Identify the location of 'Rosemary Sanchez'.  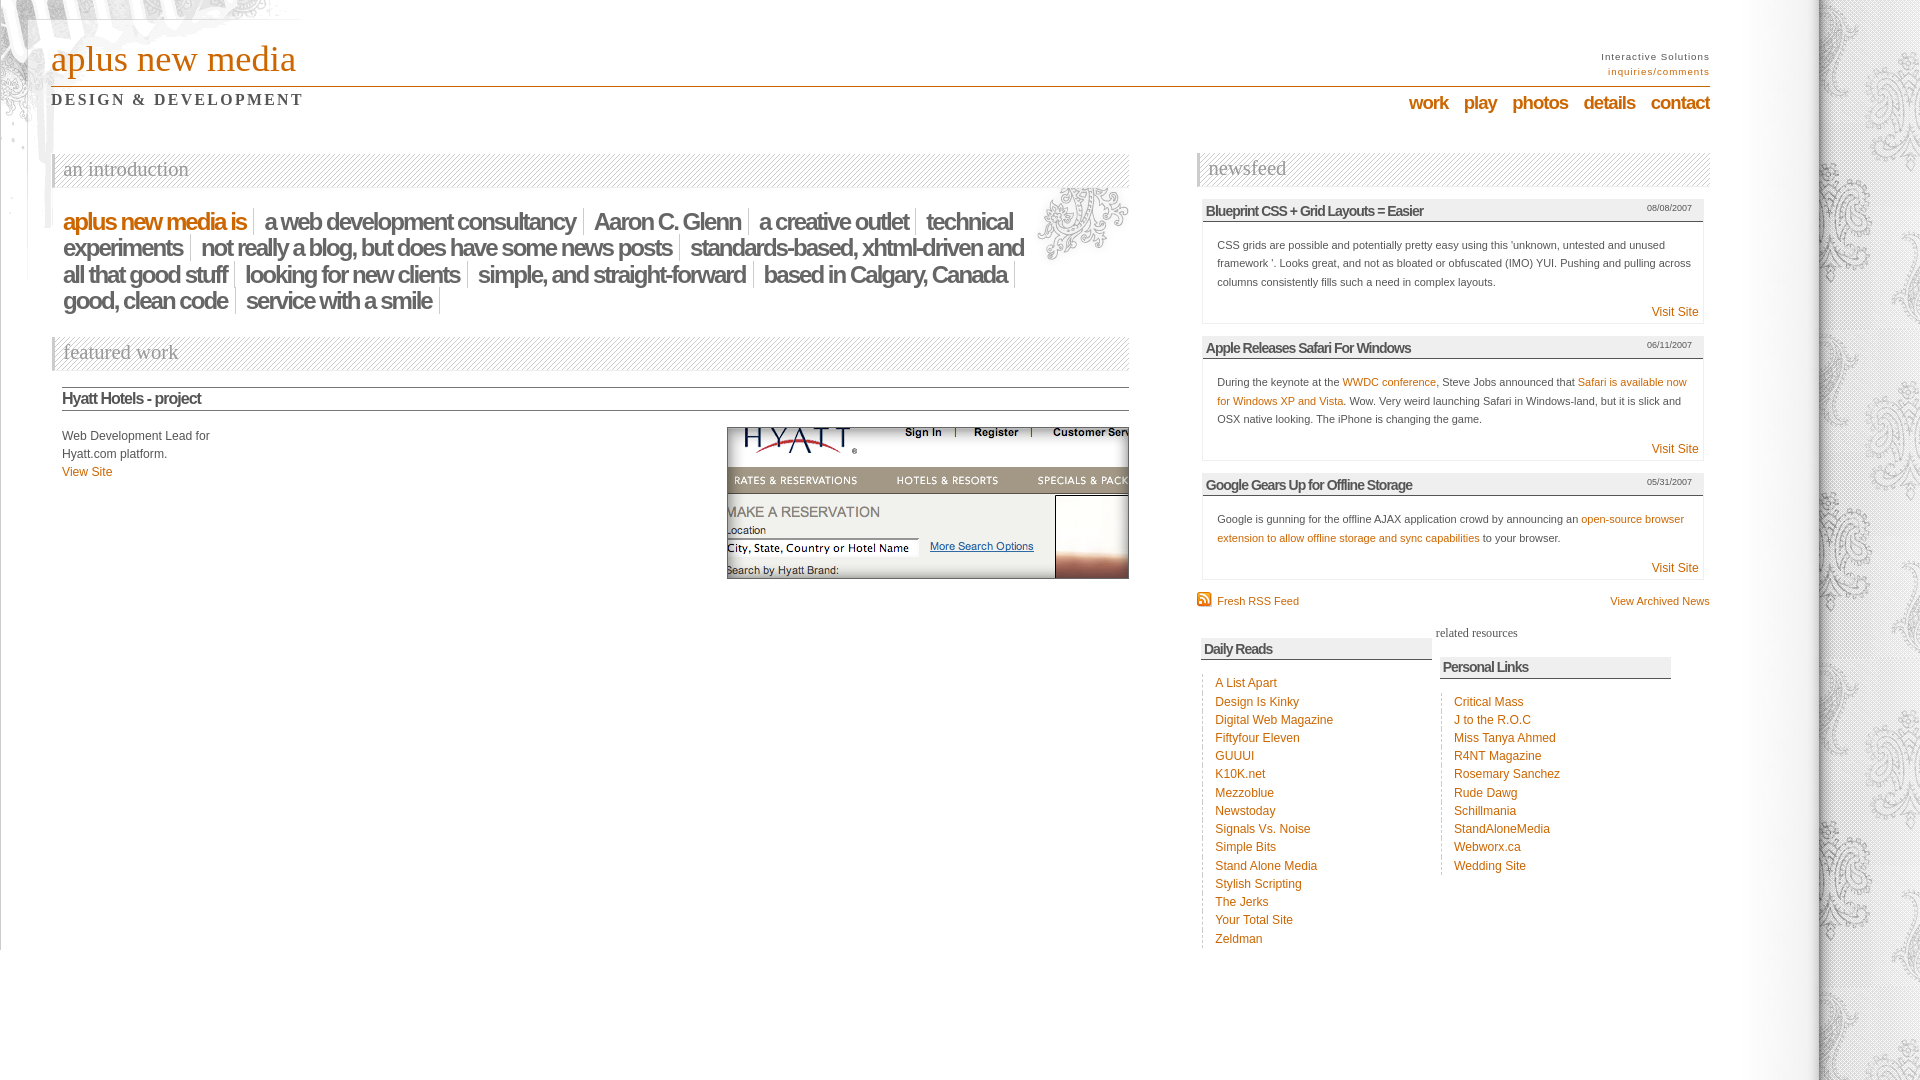
(1440, 773).